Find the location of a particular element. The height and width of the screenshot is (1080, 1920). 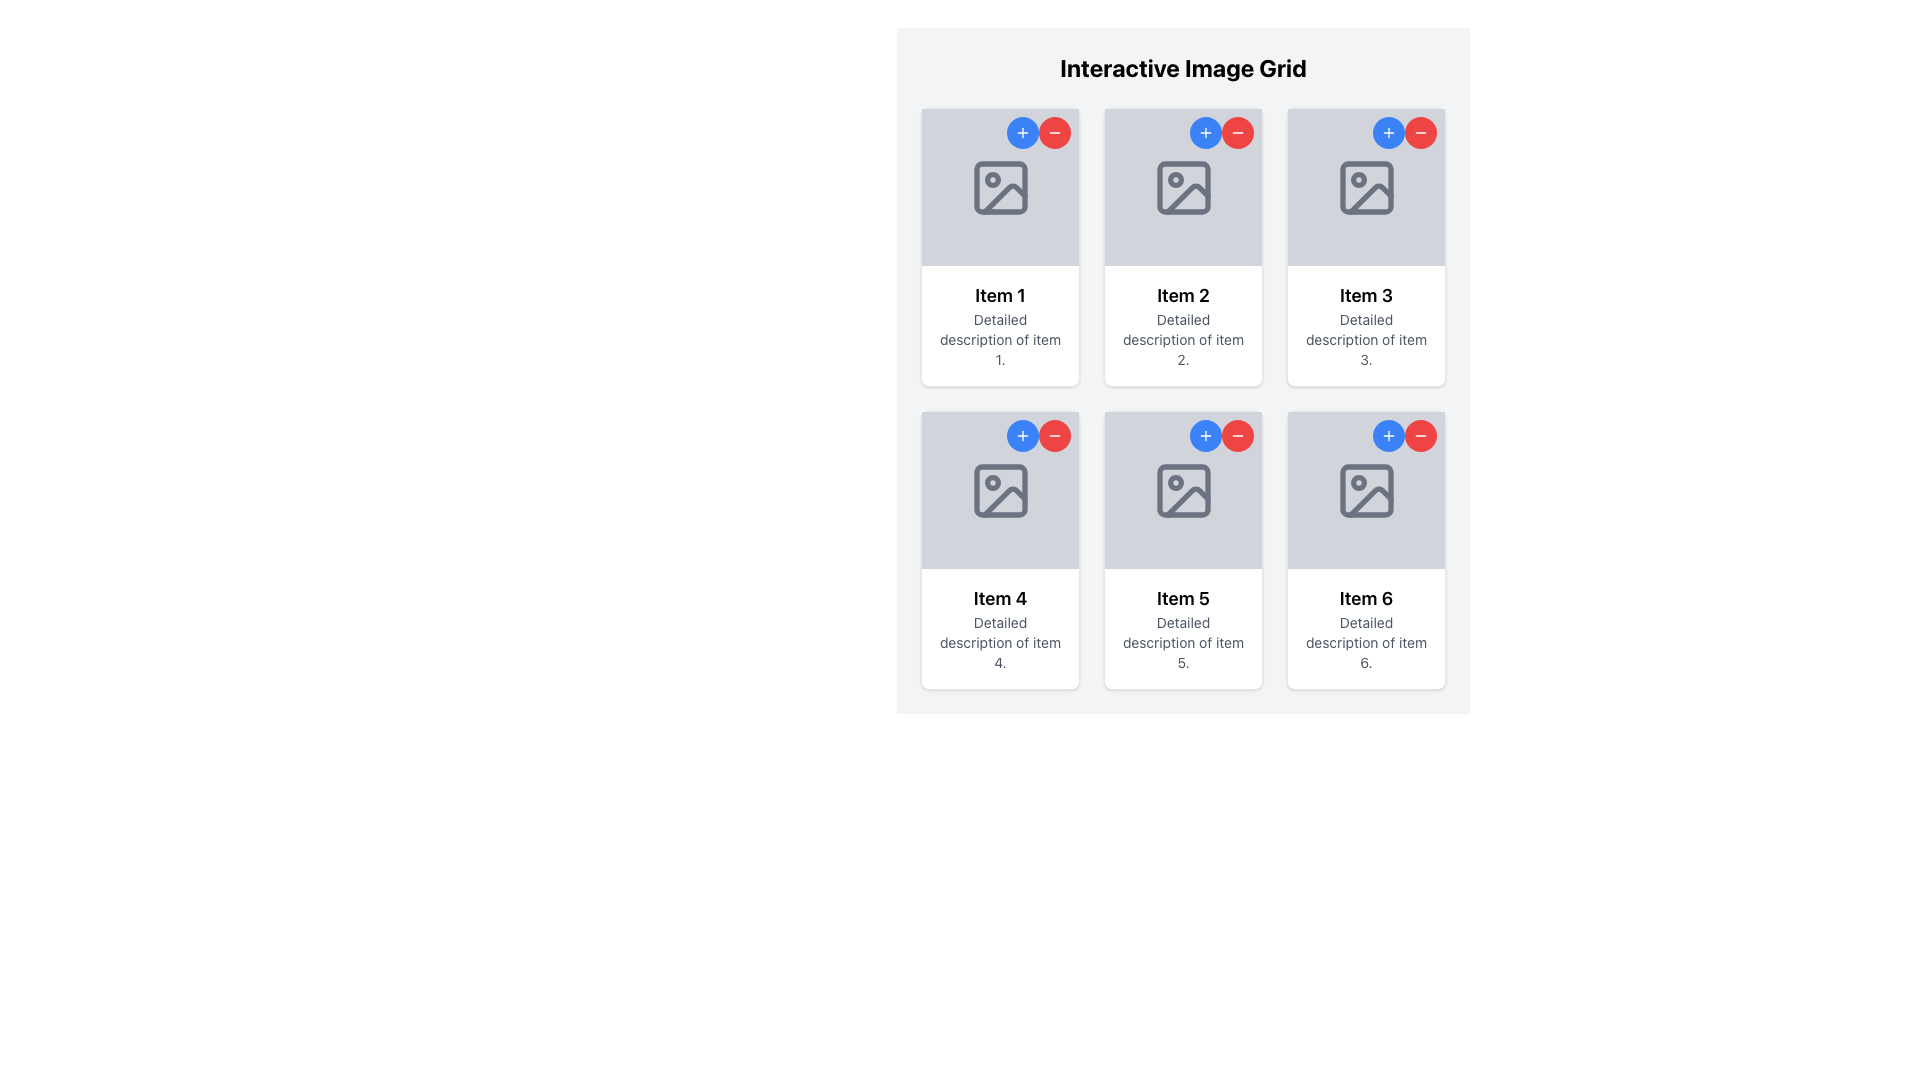

the image placeholder component located in the top row, first column of the grid layout, which has a light gray background and a central icon depicting an image placeholder is located at coordinates (1000, 187).